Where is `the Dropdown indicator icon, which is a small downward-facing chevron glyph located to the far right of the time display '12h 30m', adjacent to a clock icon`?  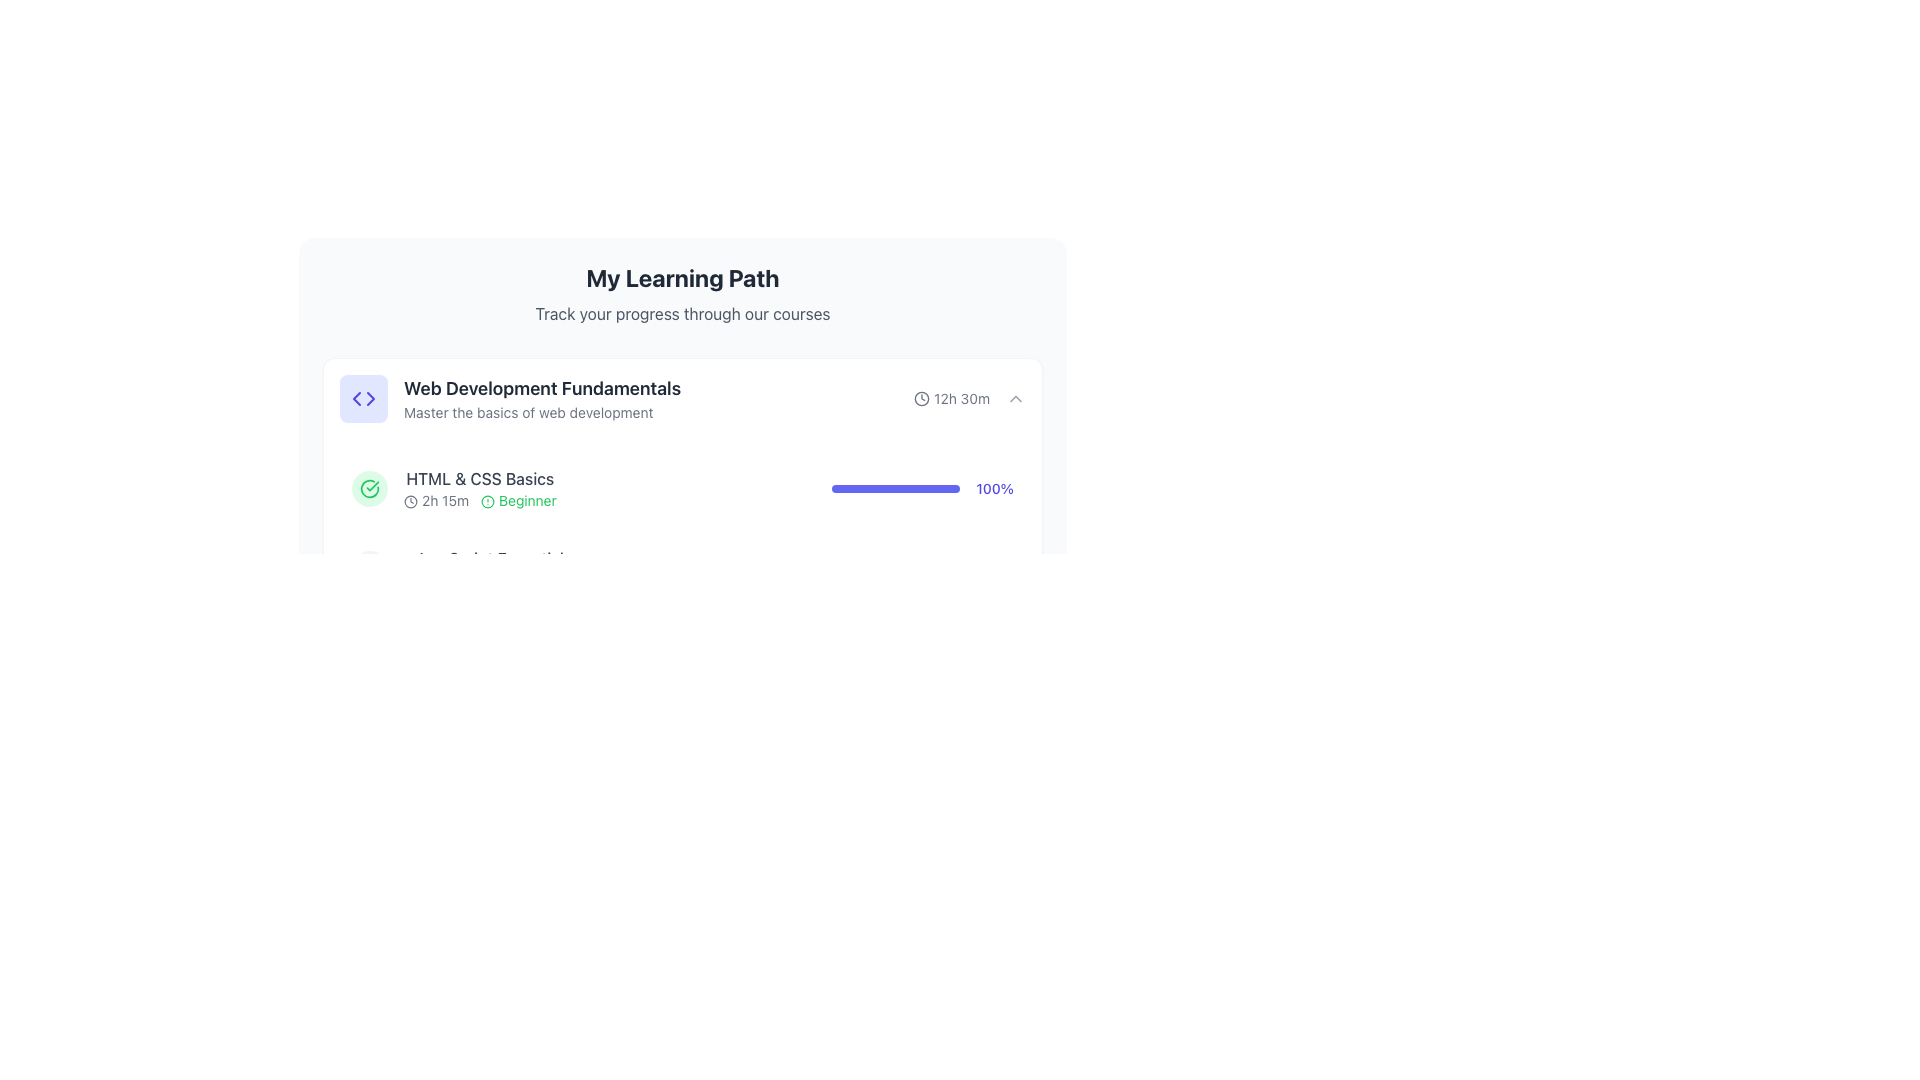
the Dropdown indicator icon, which is a small downward-facing chevron glyph located to the far right of the time display '12h 30m', adjacent to a clock icon is located at coordinates (1016, 398).